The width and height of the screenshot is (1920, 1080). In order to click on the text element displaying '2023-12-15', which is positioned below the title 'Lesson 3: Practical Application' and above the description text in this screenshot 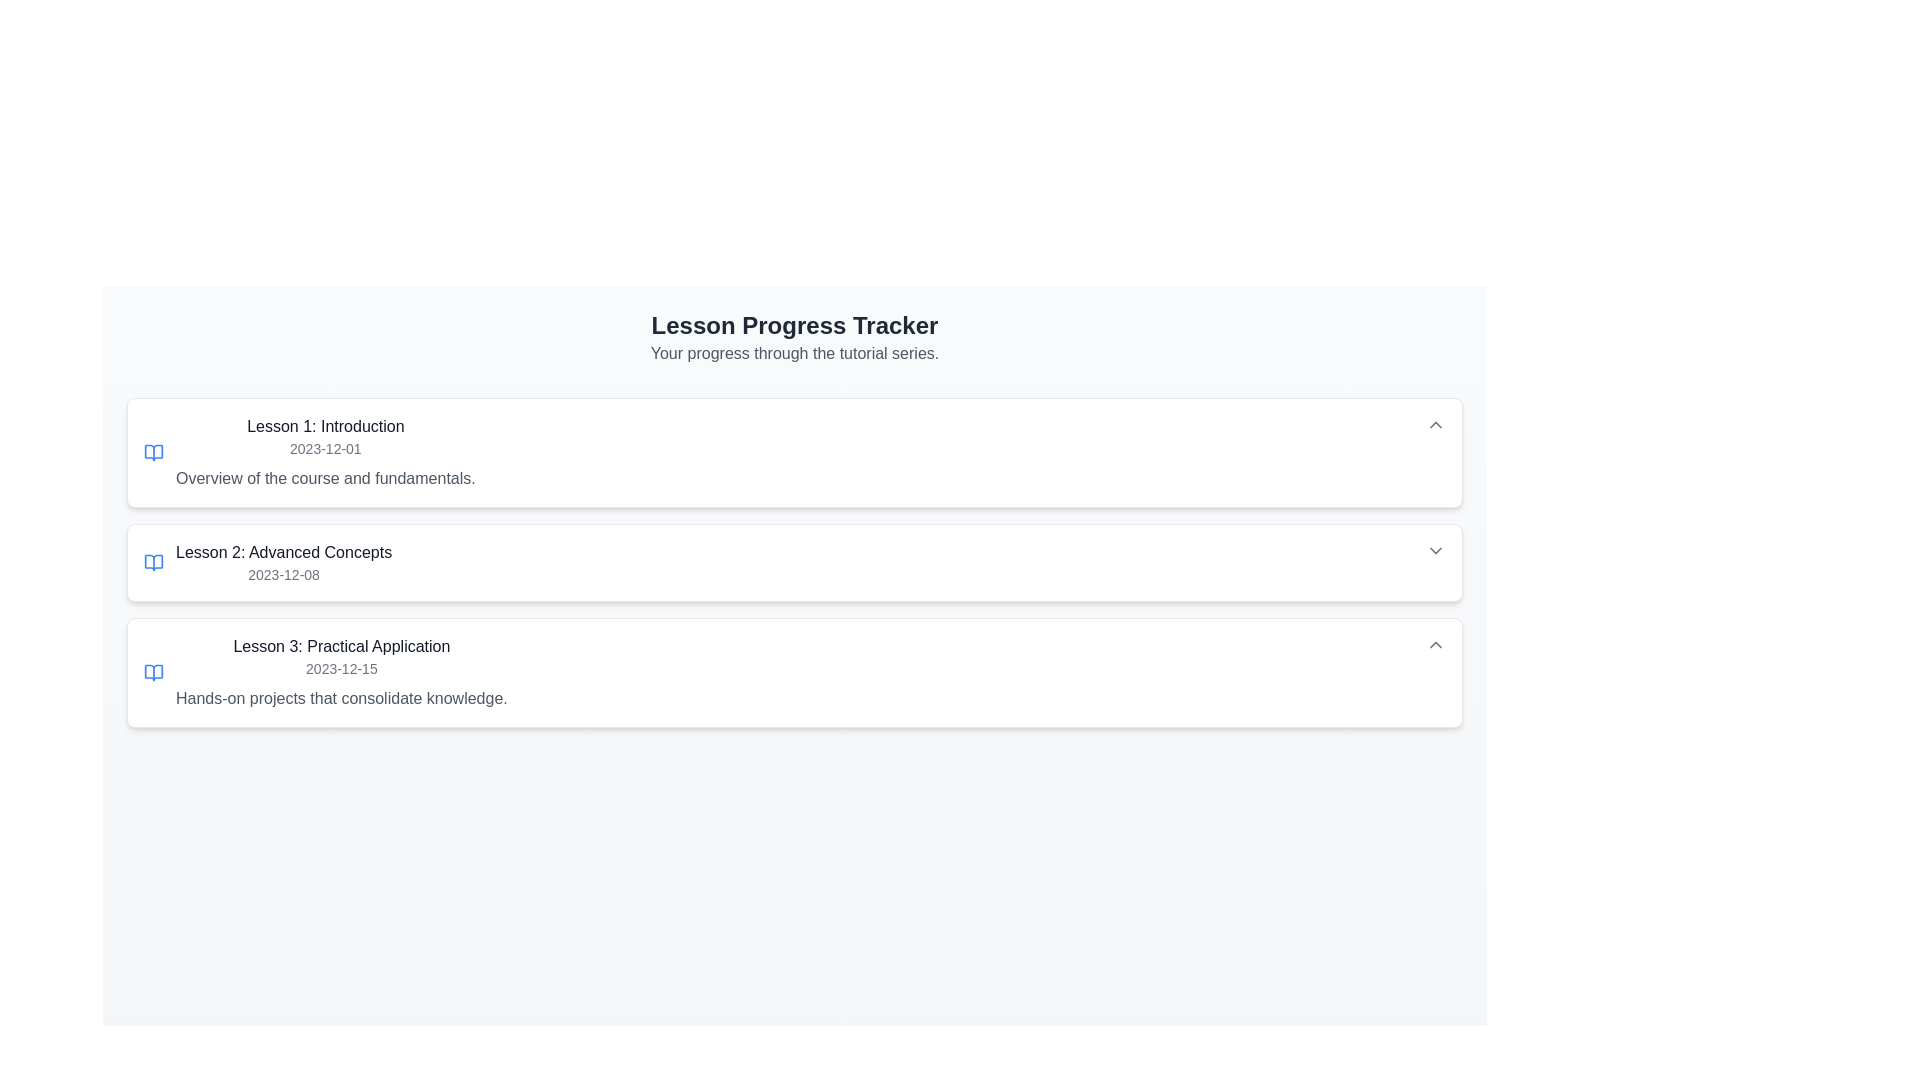, I will do `click(341, 668)`.